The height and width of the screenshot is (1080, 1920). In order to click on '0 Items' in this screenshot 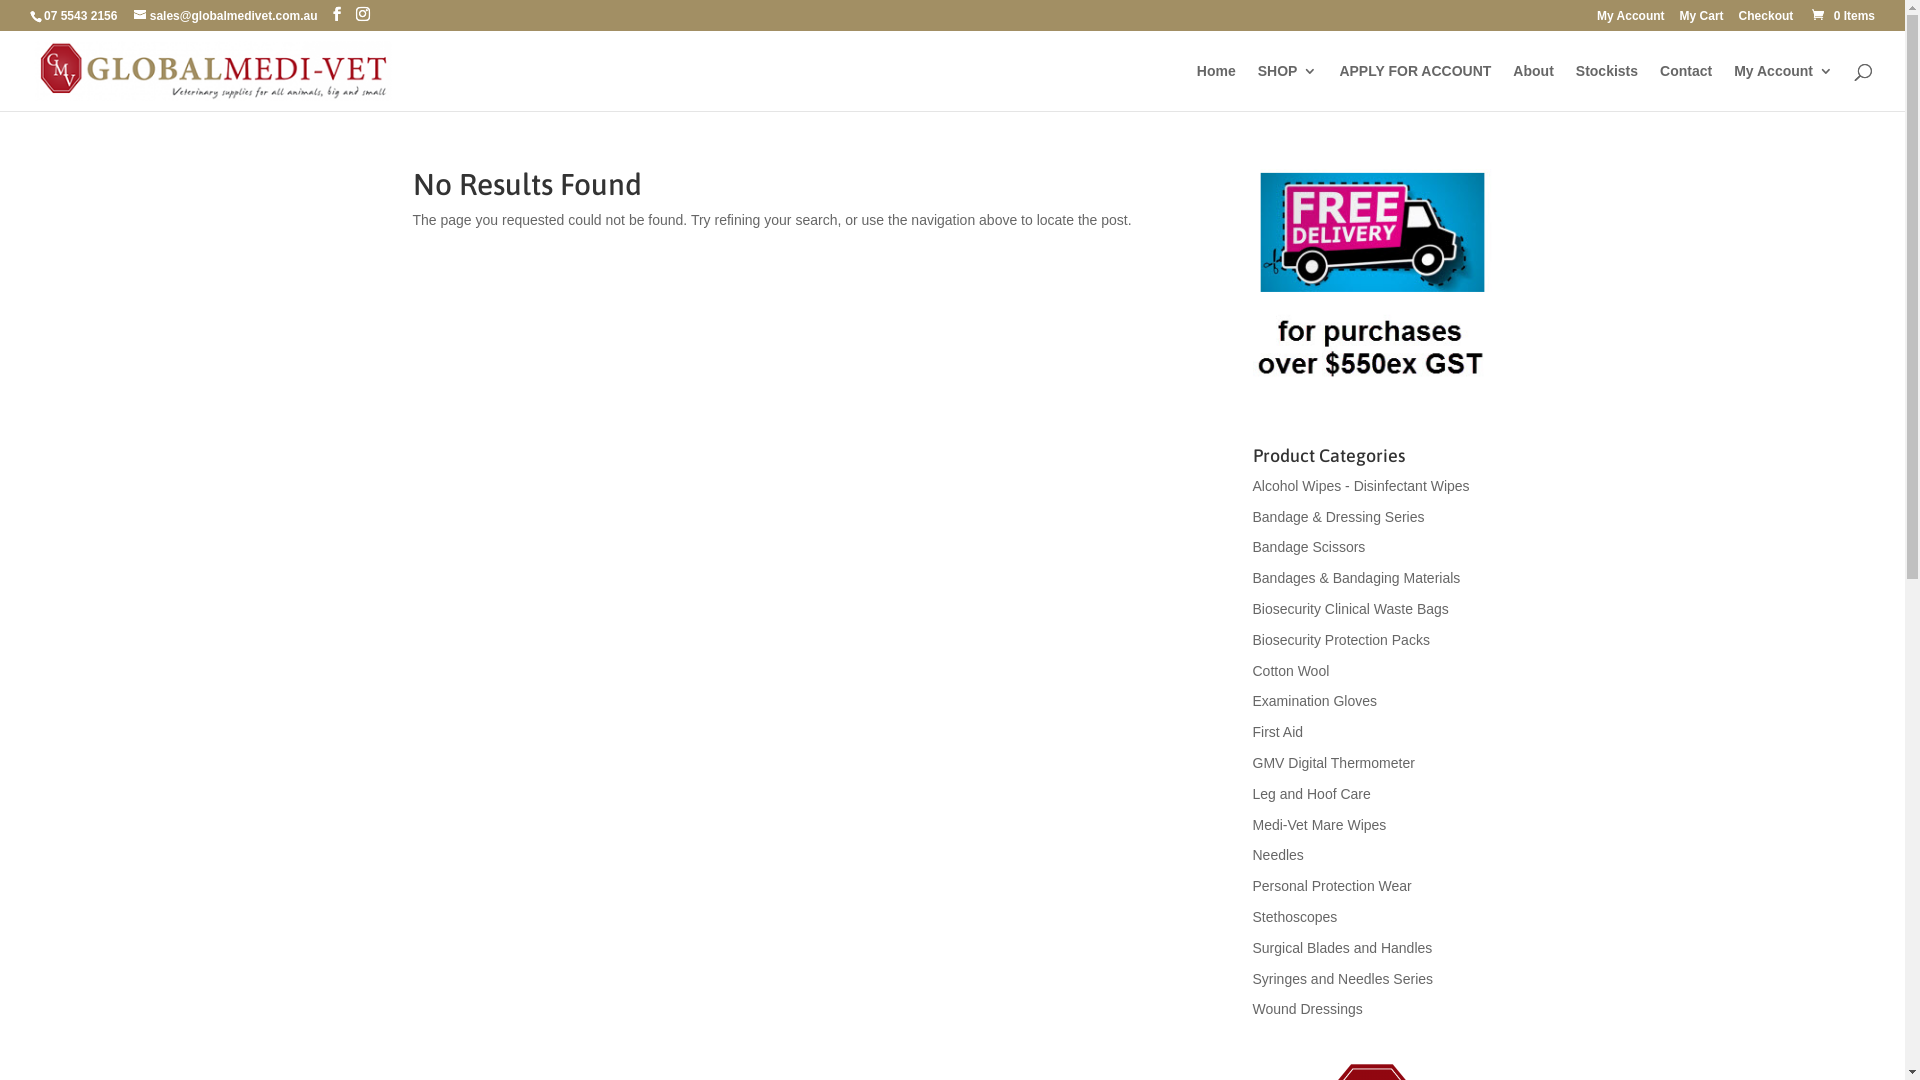, I will do `click(1808, 15)`.